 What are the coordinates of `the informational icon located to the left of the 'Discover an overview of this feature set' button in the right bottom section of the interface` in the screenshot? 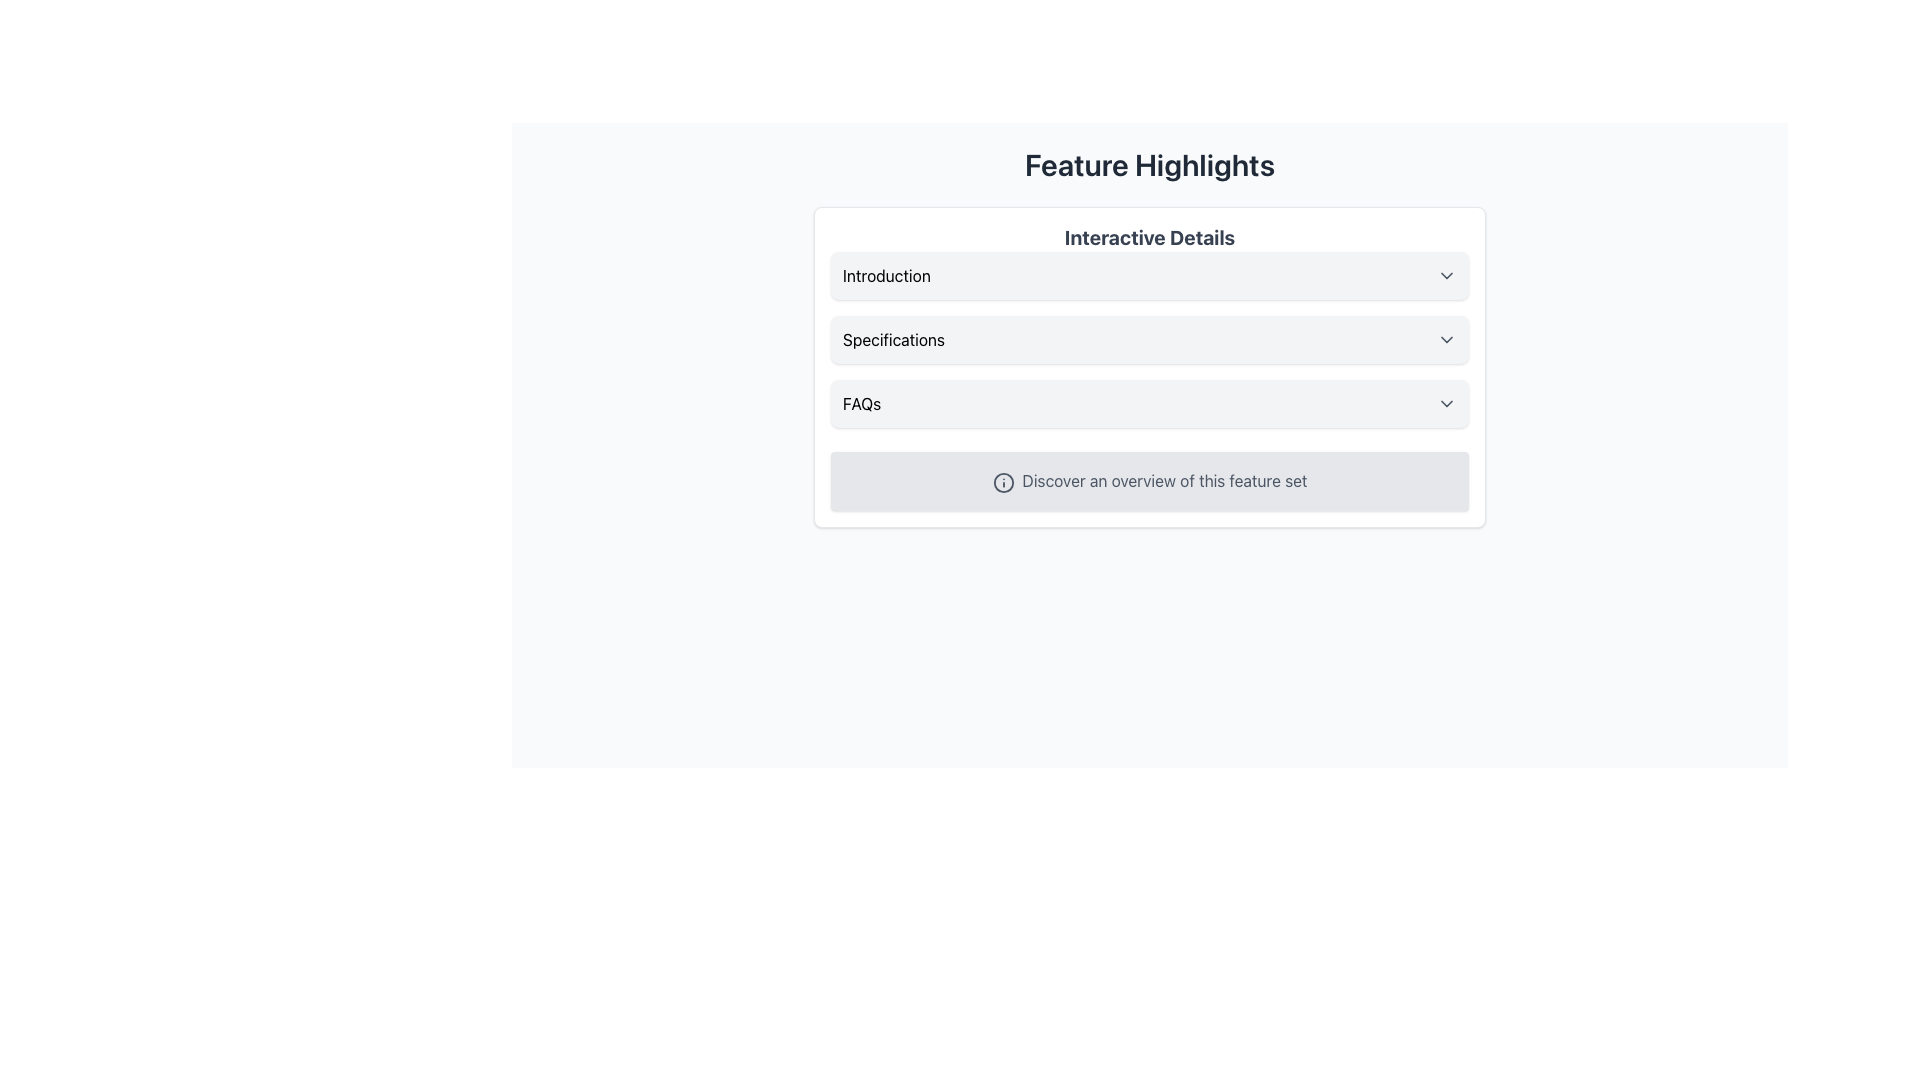 It's located at (1003, 482).